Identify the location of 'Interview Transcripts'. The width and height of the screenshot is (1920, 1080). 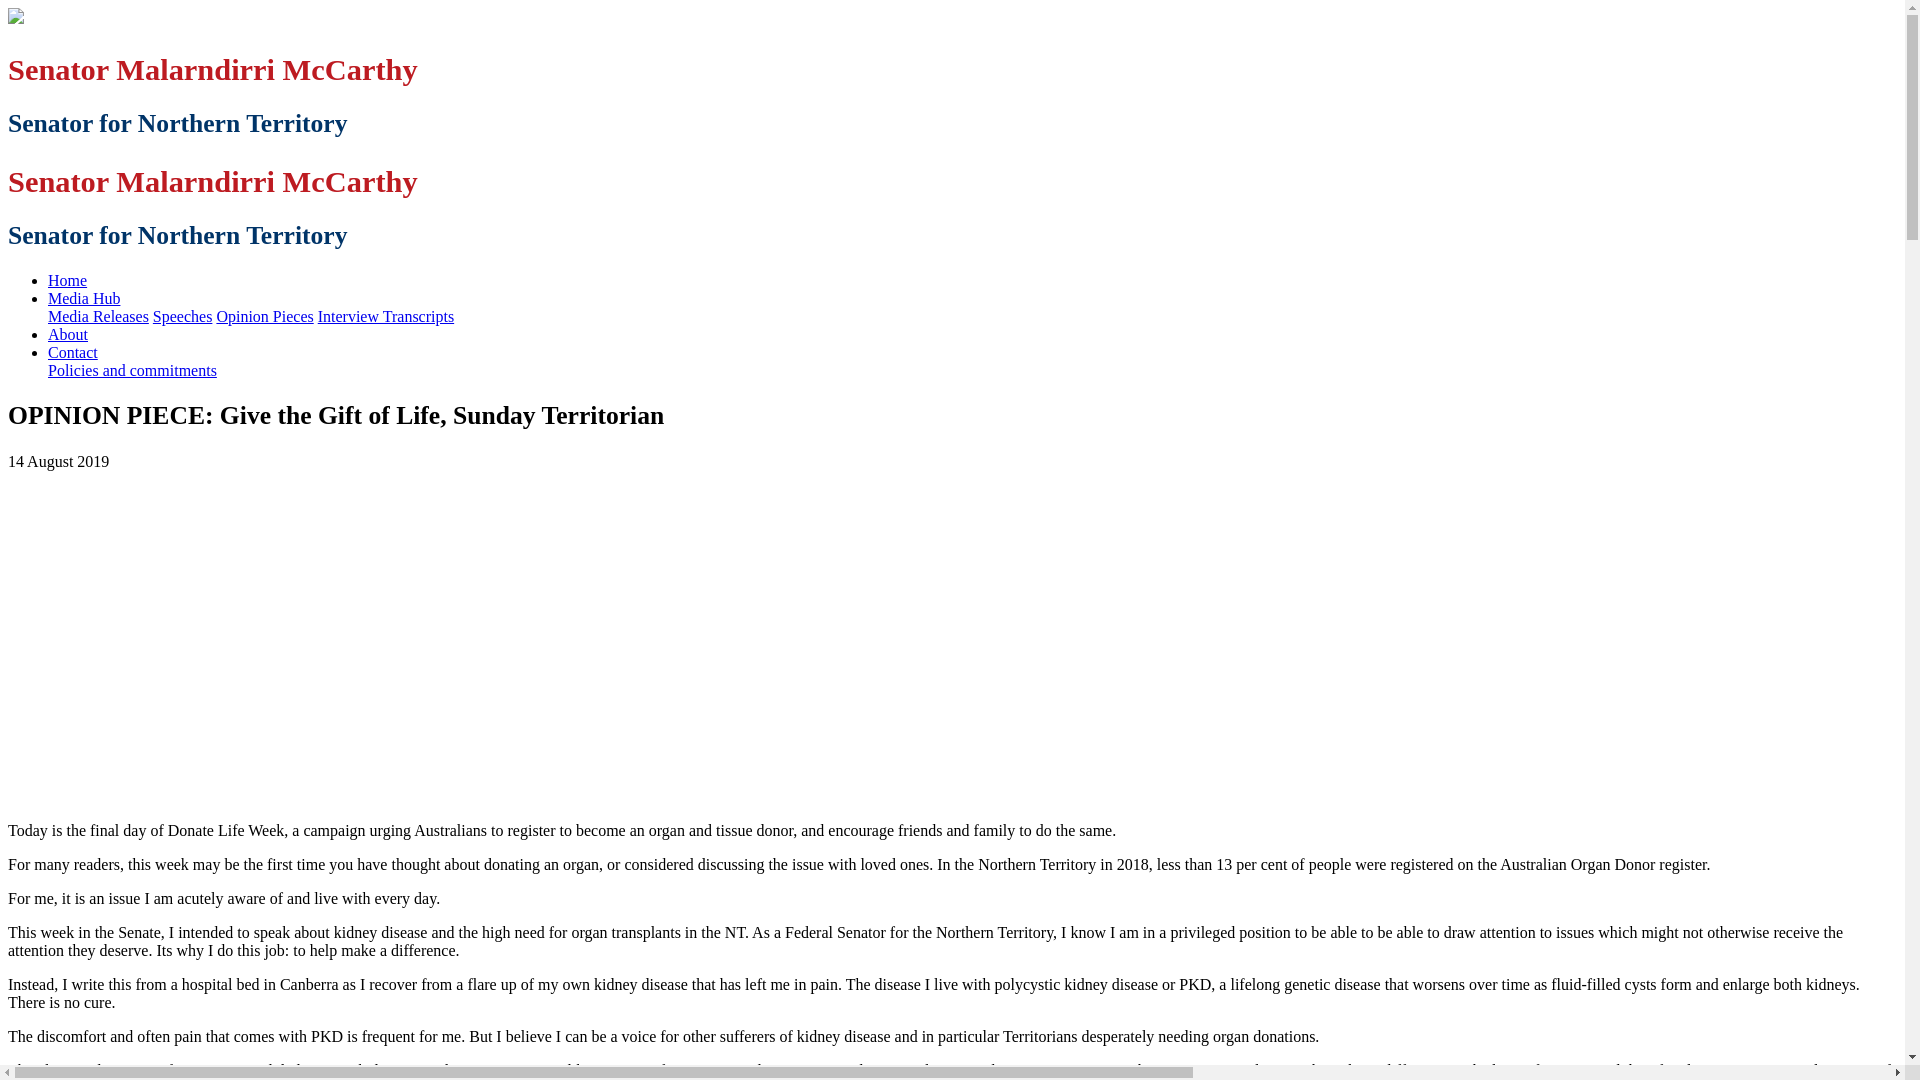
(385, 315).